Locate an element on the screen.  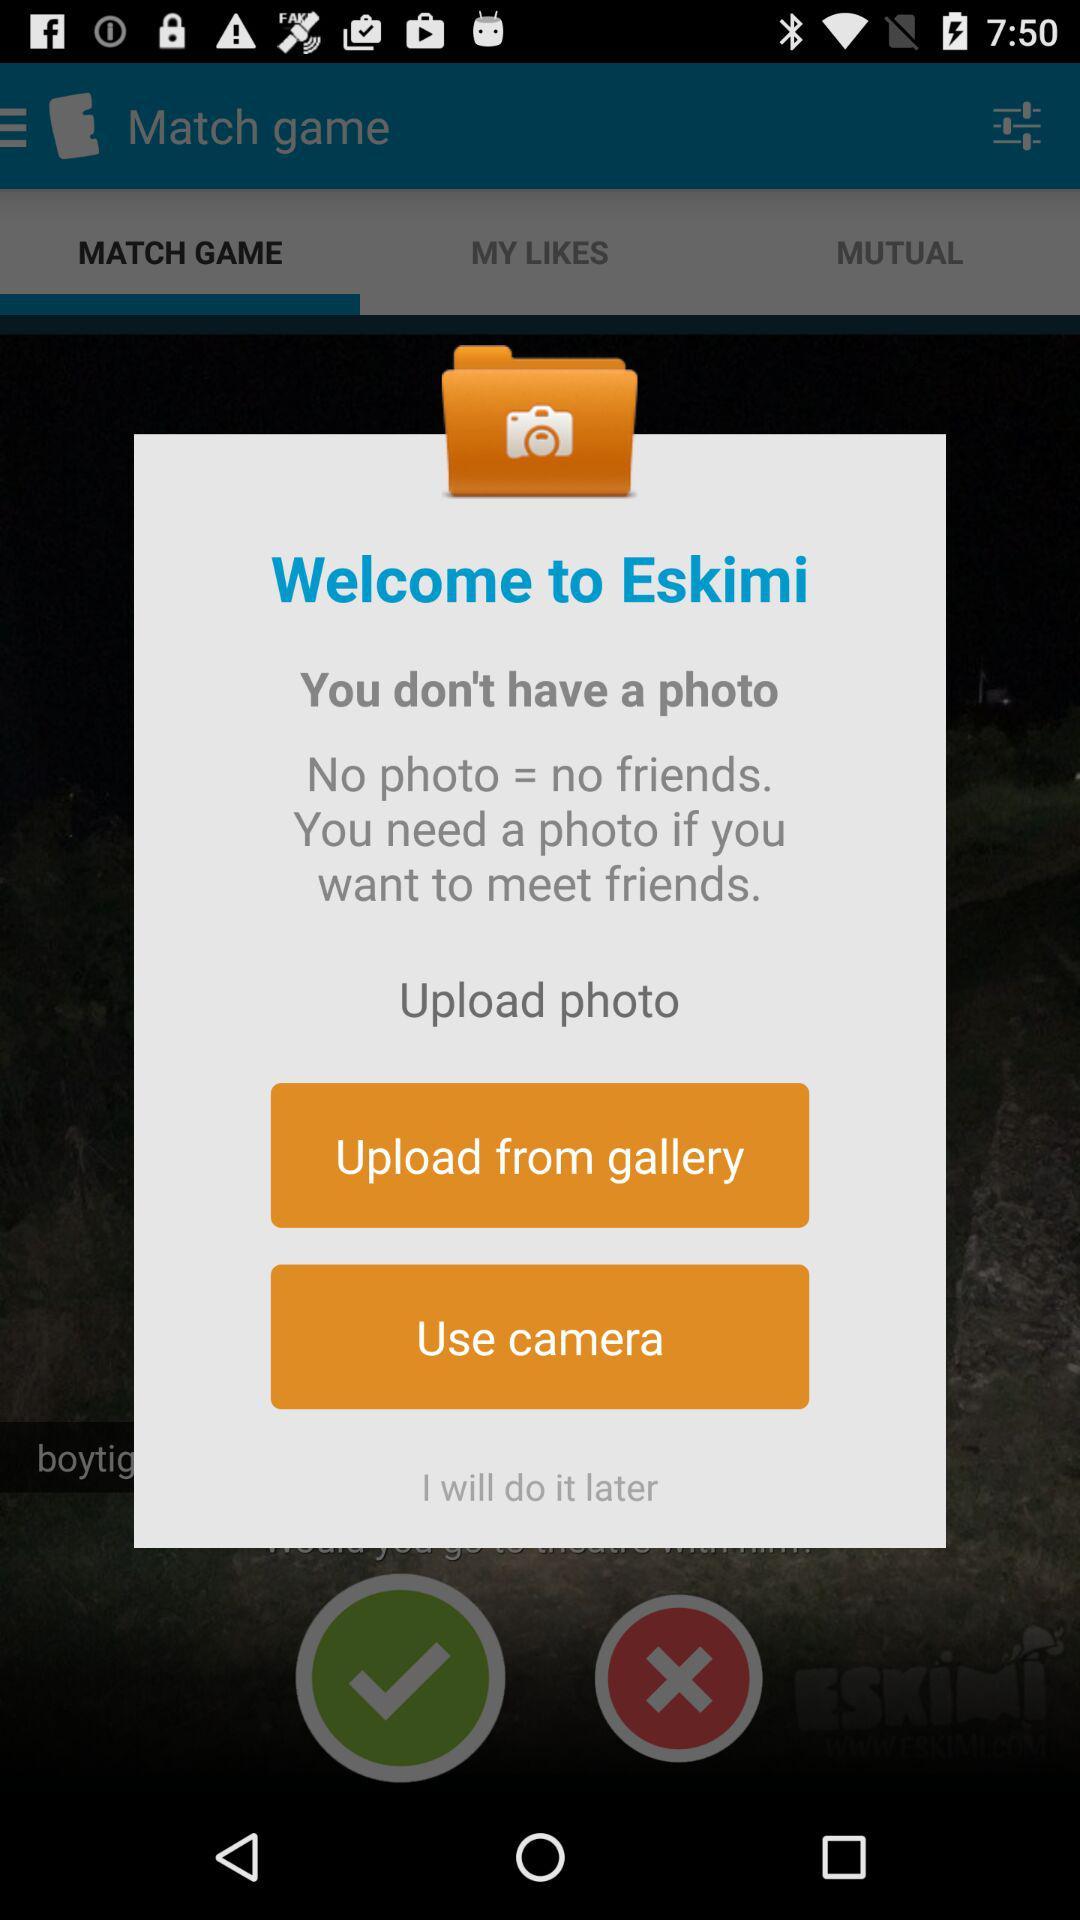
the upload from gallery icon is located at coordinates (540, 1155).